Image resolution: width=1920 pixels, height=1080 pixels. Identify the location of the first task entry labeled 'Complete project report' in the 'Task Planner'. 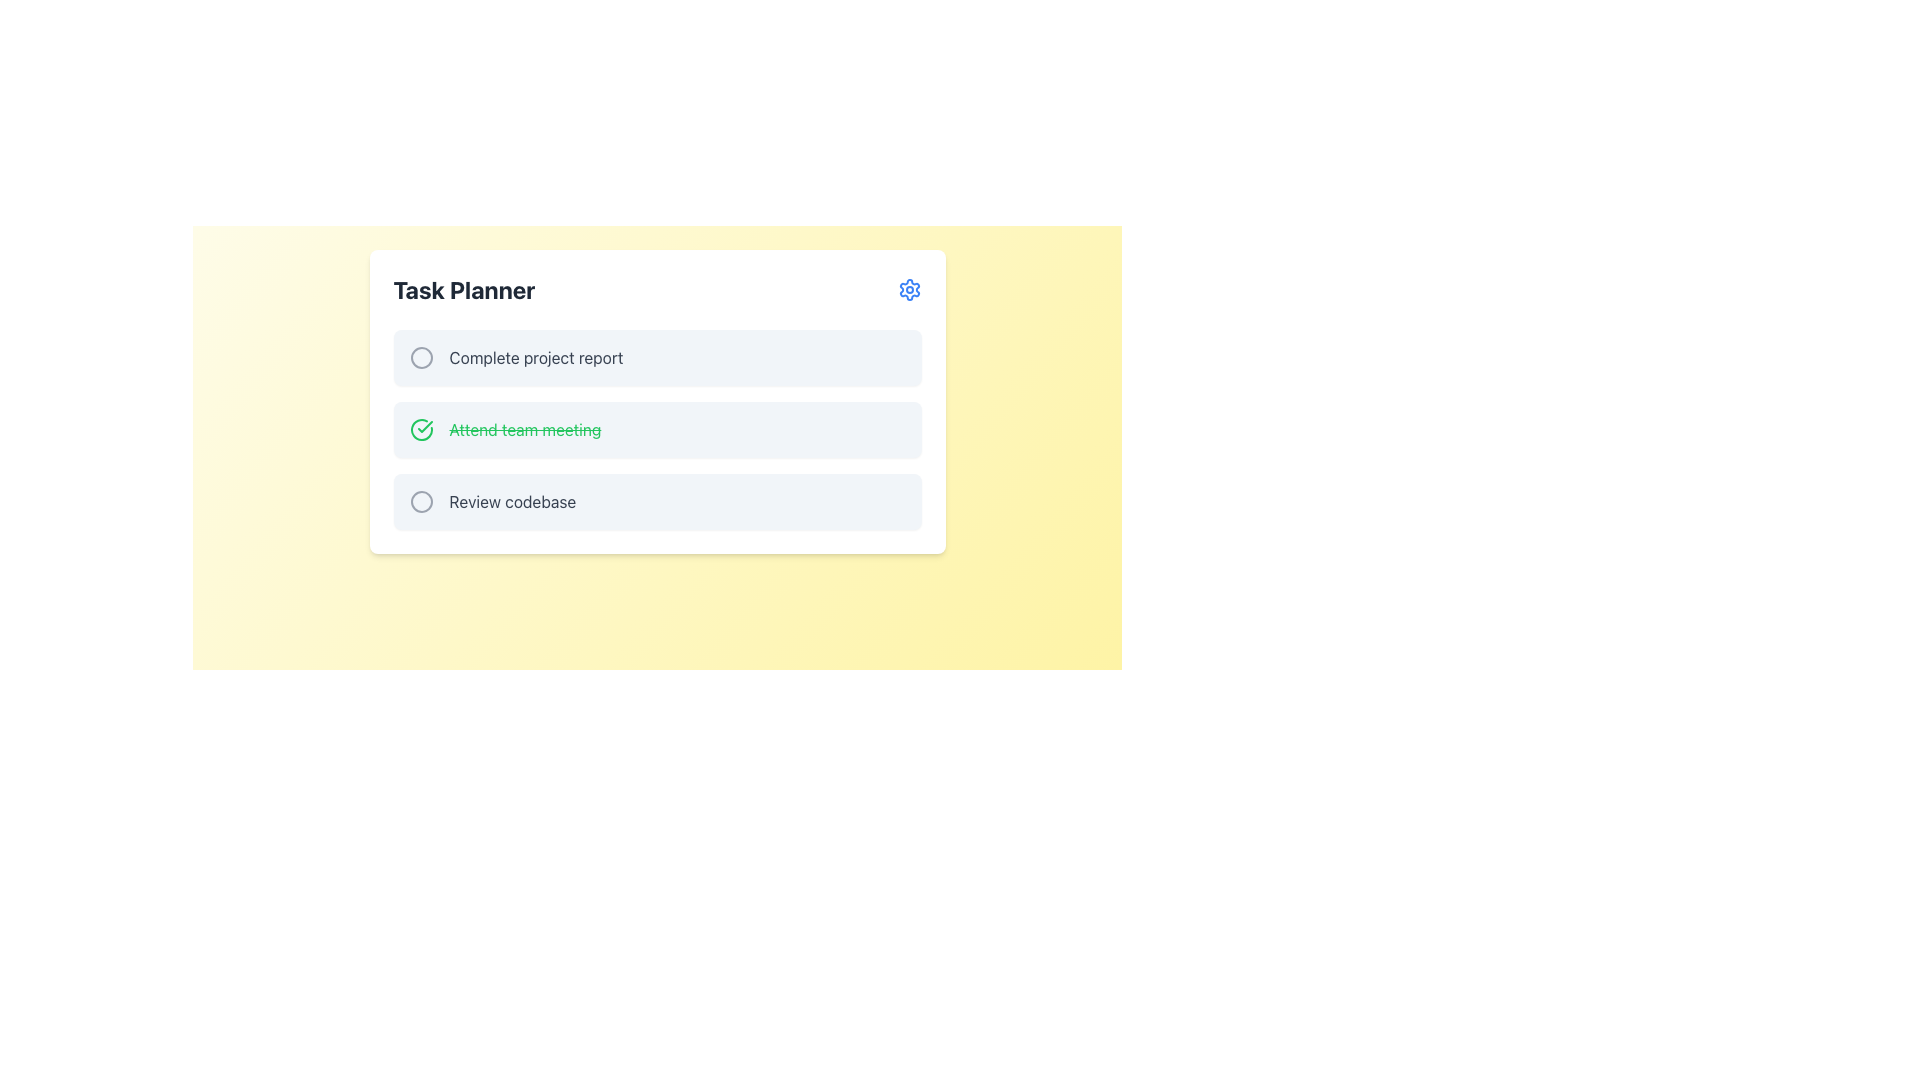
(657, 357).